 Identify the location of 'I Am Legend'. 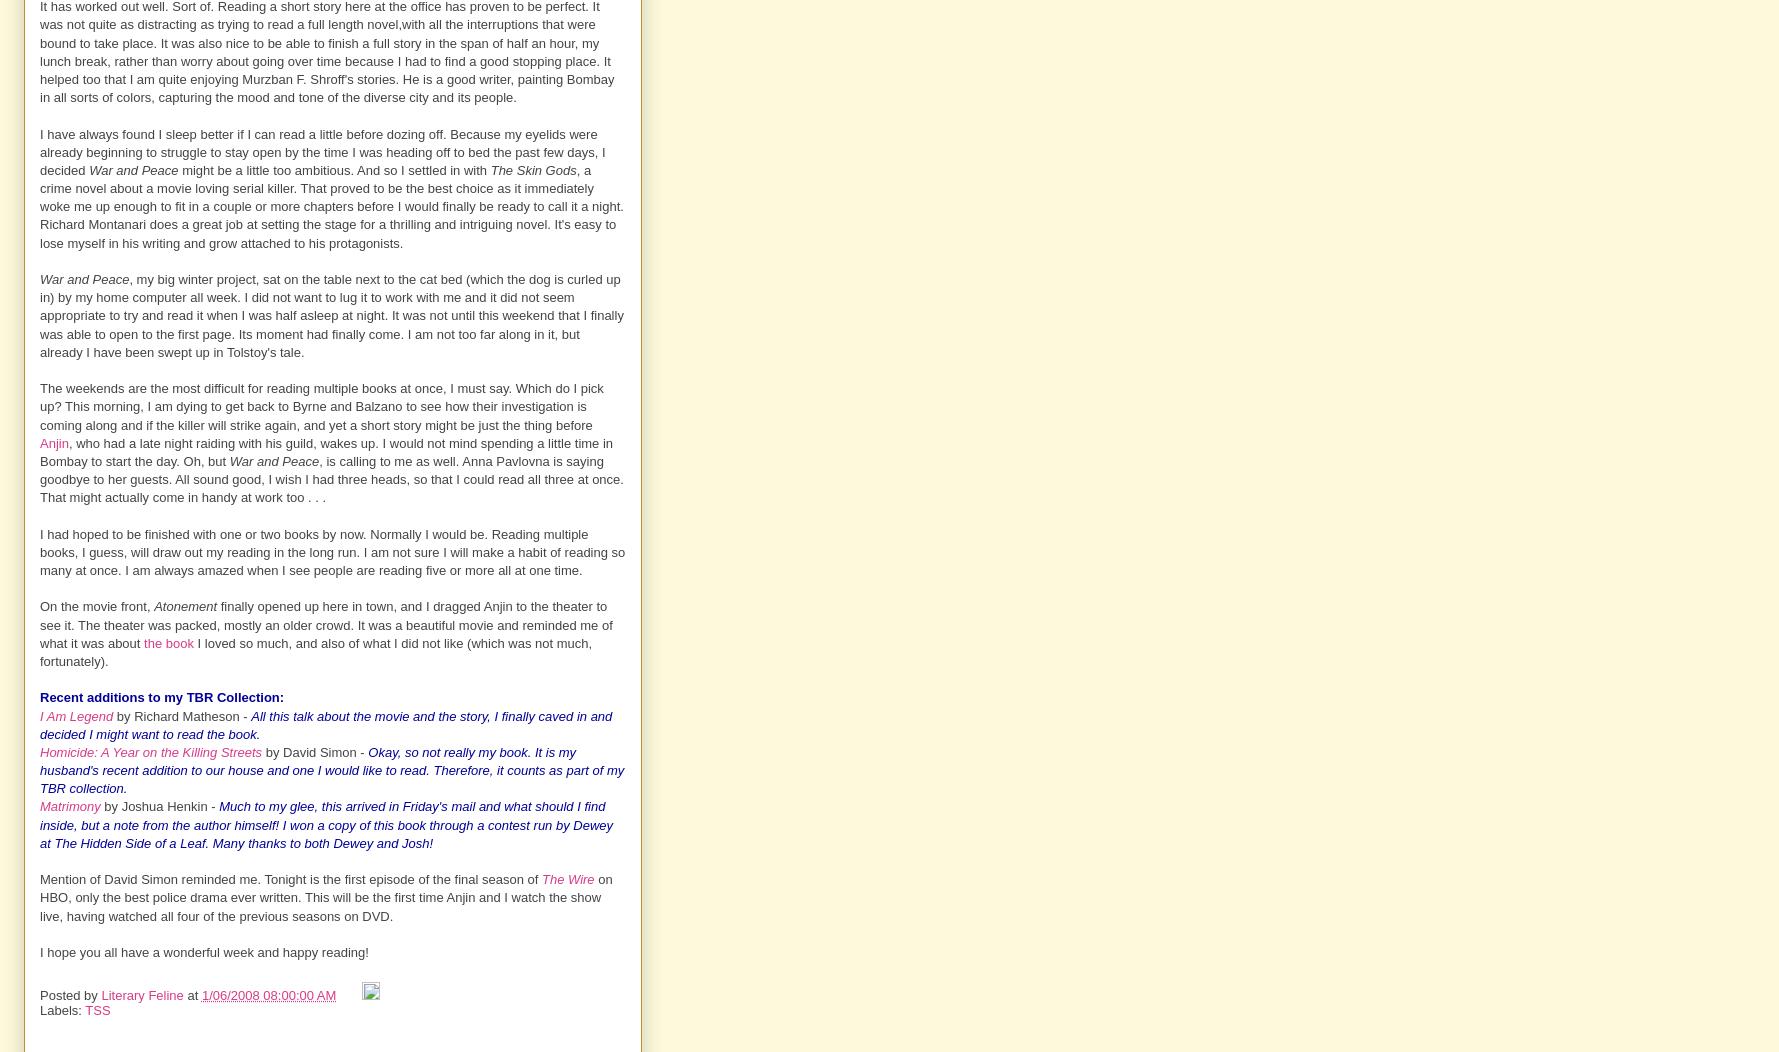
(75, 715).